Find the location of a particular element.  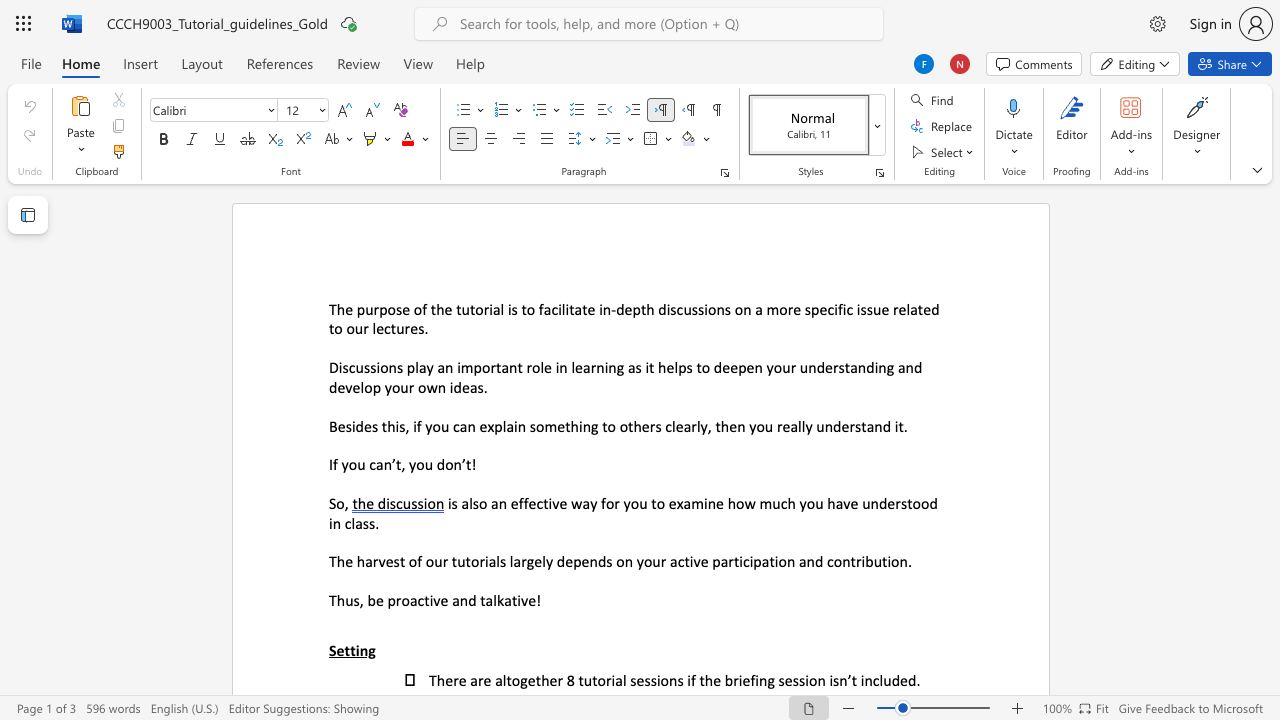

the 2th character "s" in the text is located at coordinates (367, 367).